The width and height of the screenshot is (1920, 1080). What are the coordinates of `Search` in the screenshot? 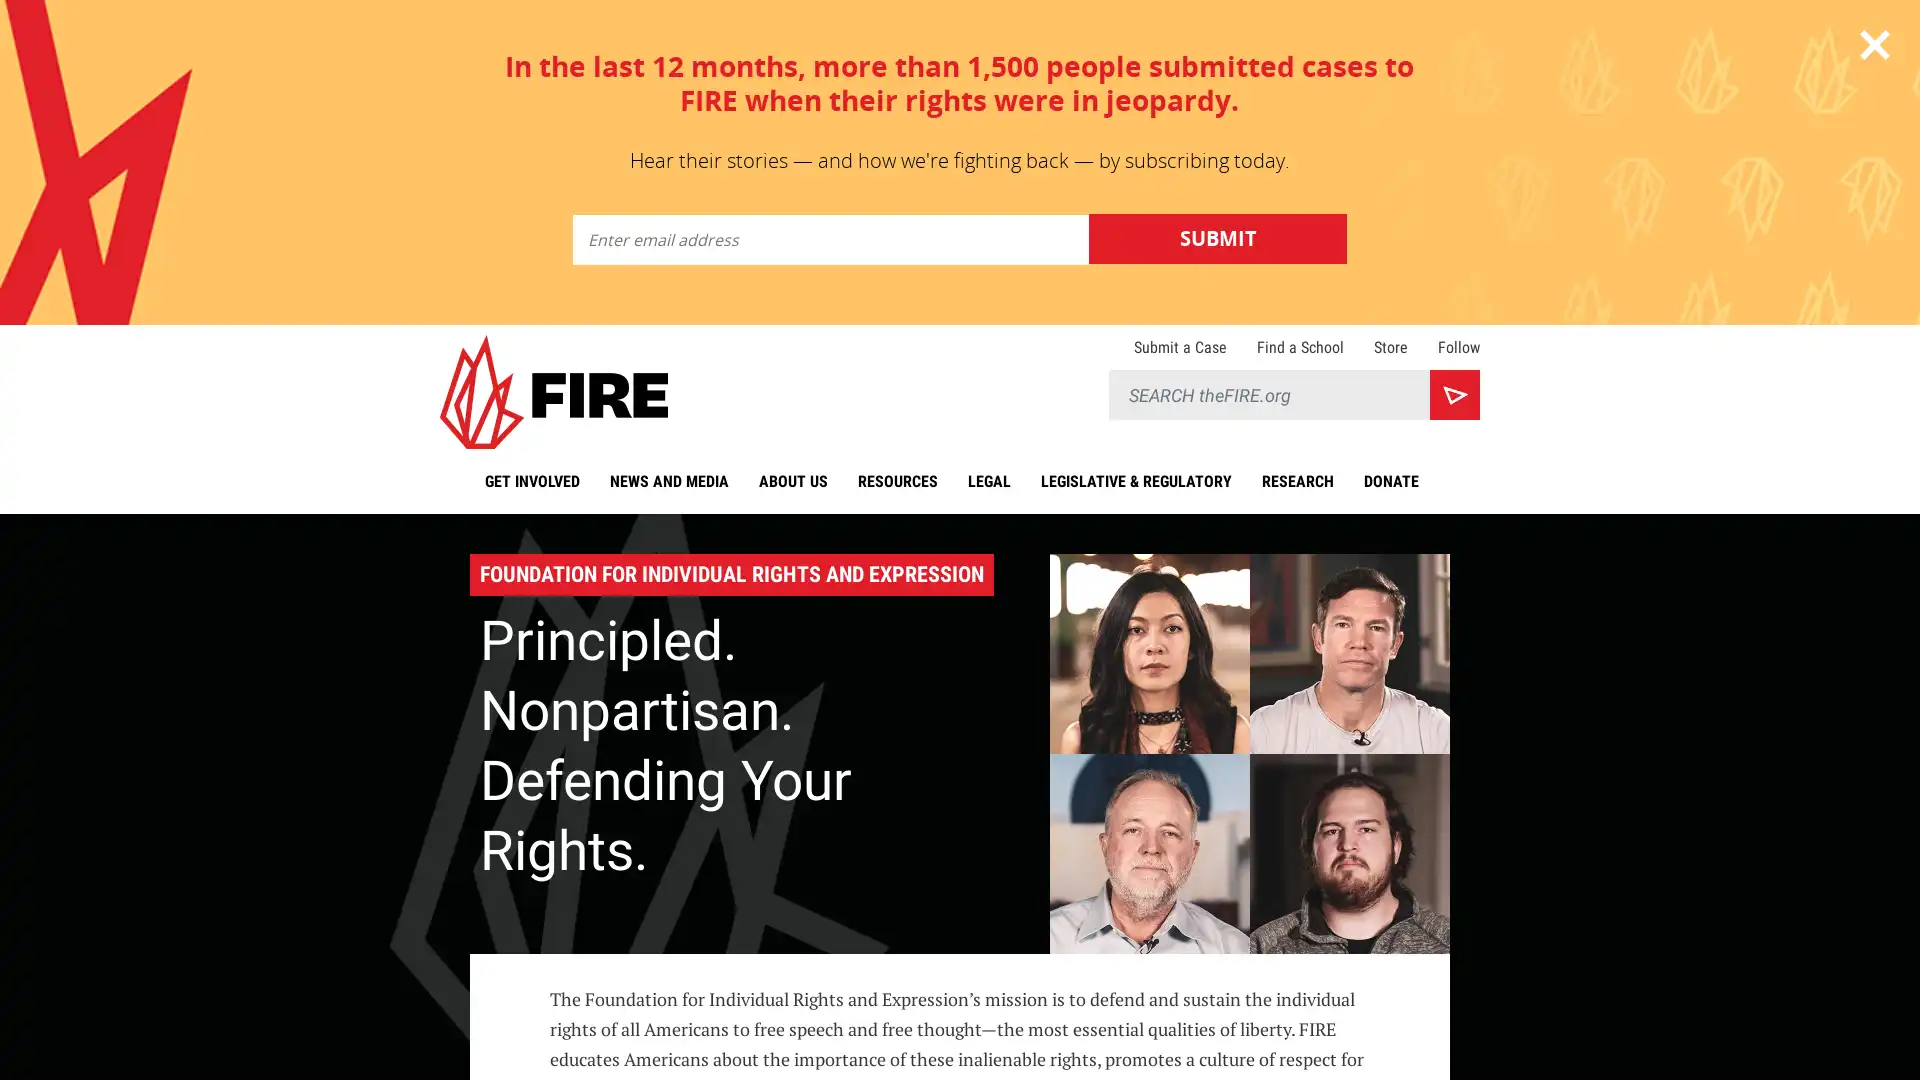 It's located at (1454, 394).